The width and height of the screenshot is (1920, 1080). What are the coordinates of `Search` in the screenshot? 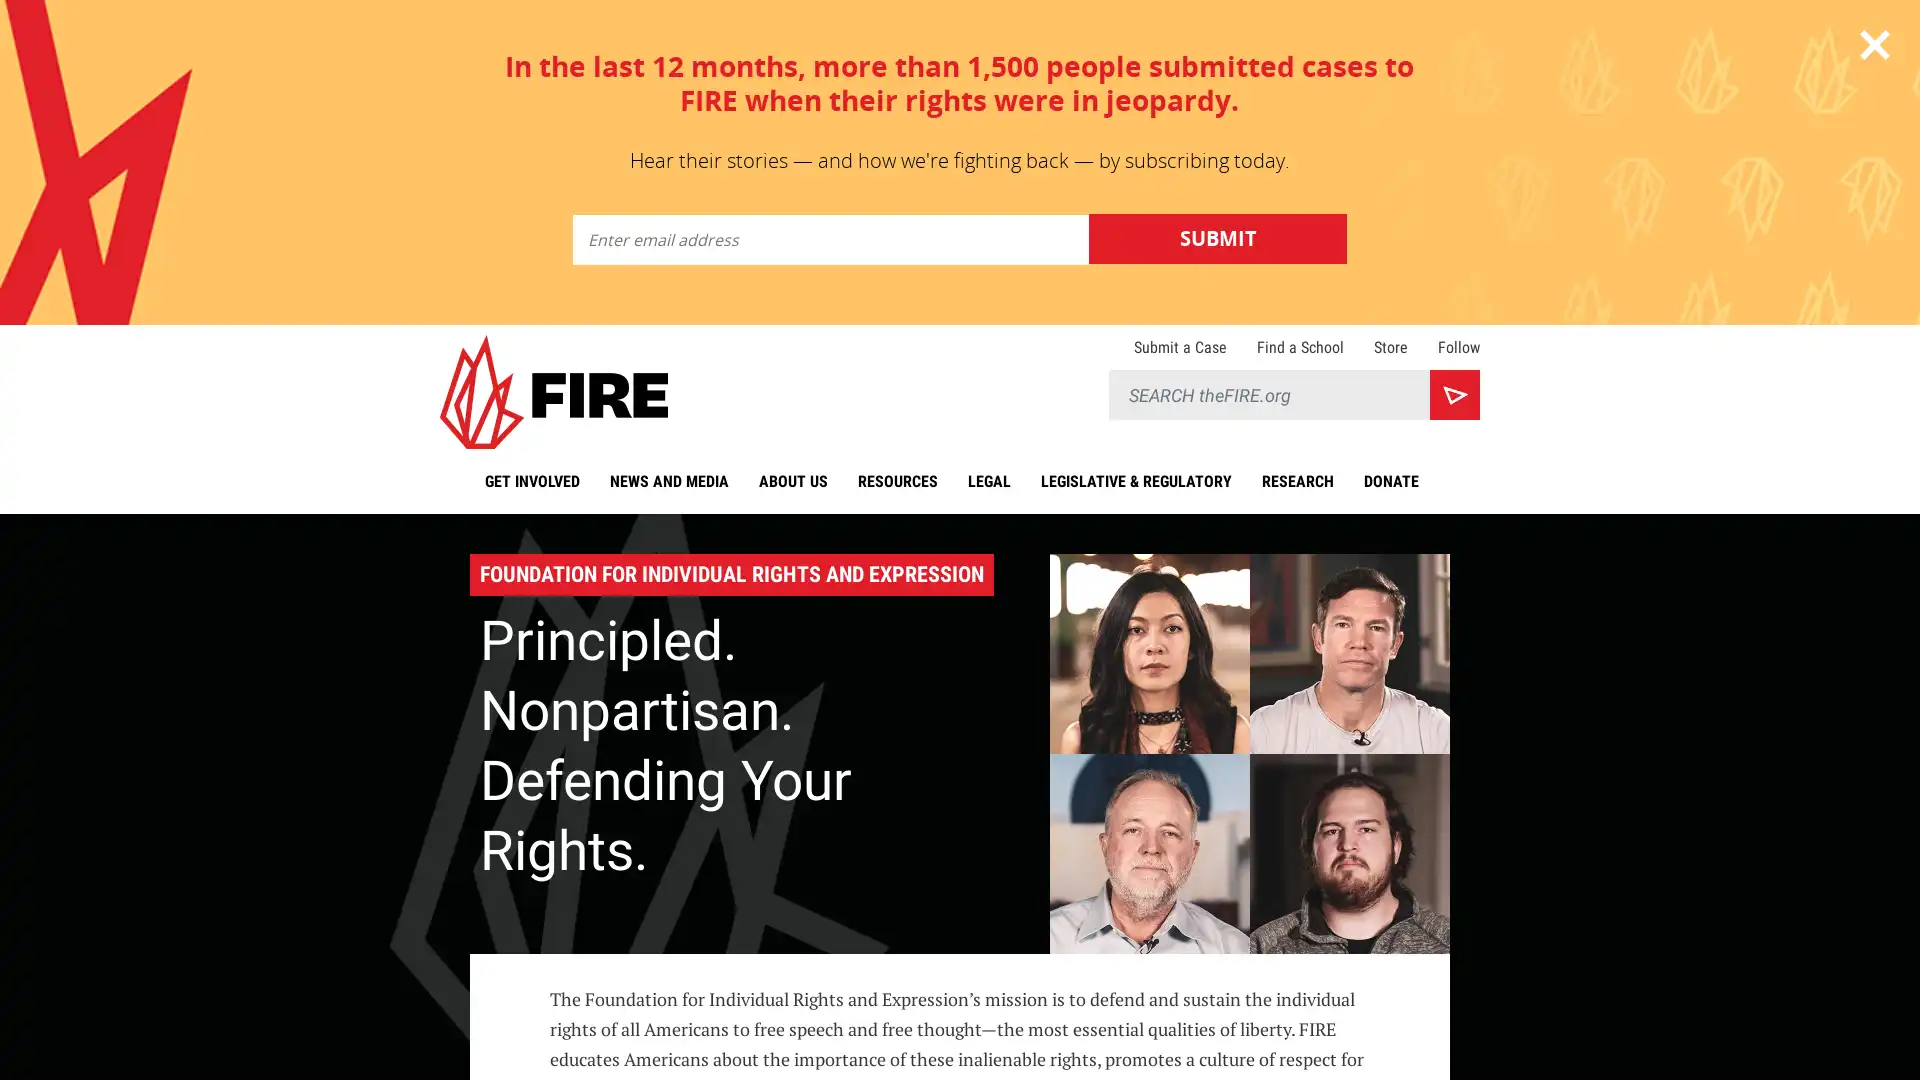 It's located at (1454, 394).